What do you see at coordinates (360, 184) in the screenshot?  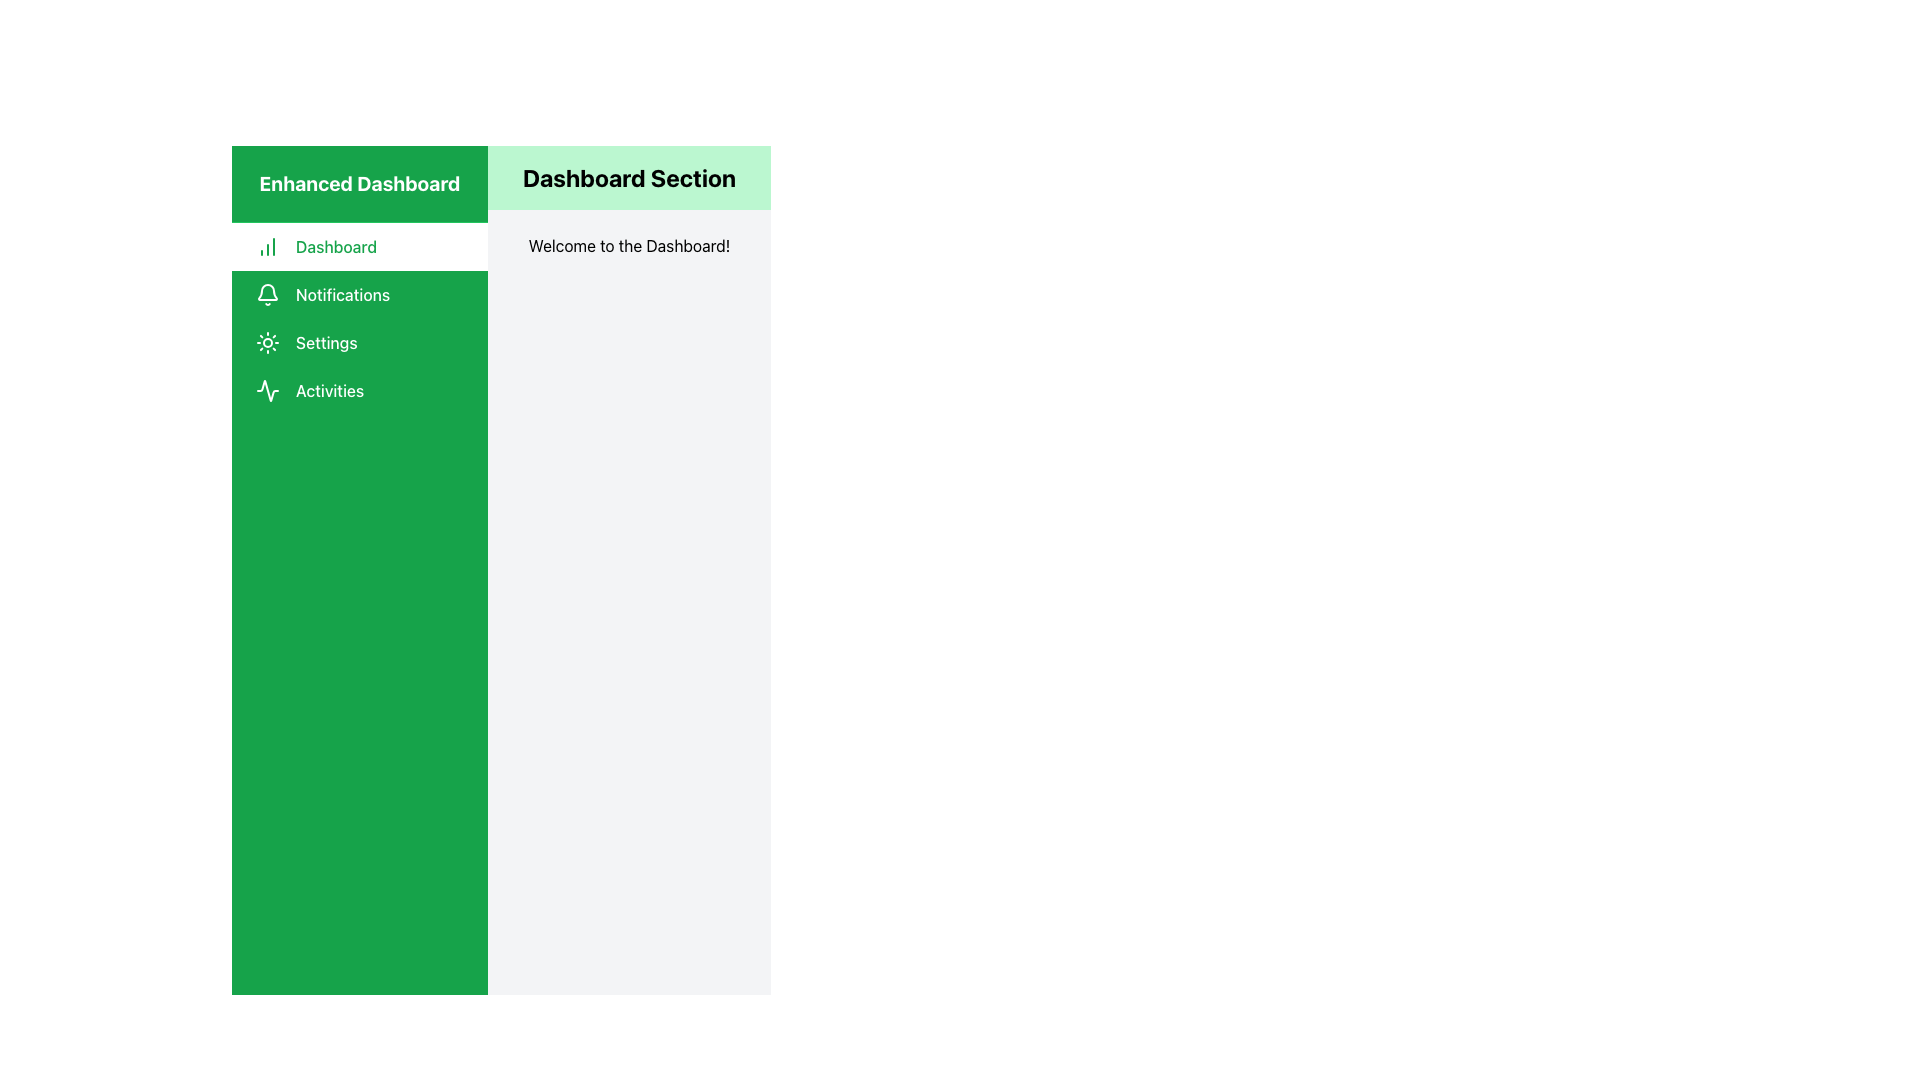 I see `the bold, large text label 'Enhanced Dashboard' located at the top of the left sidebar with a green background` at bounding box center [360, 184].